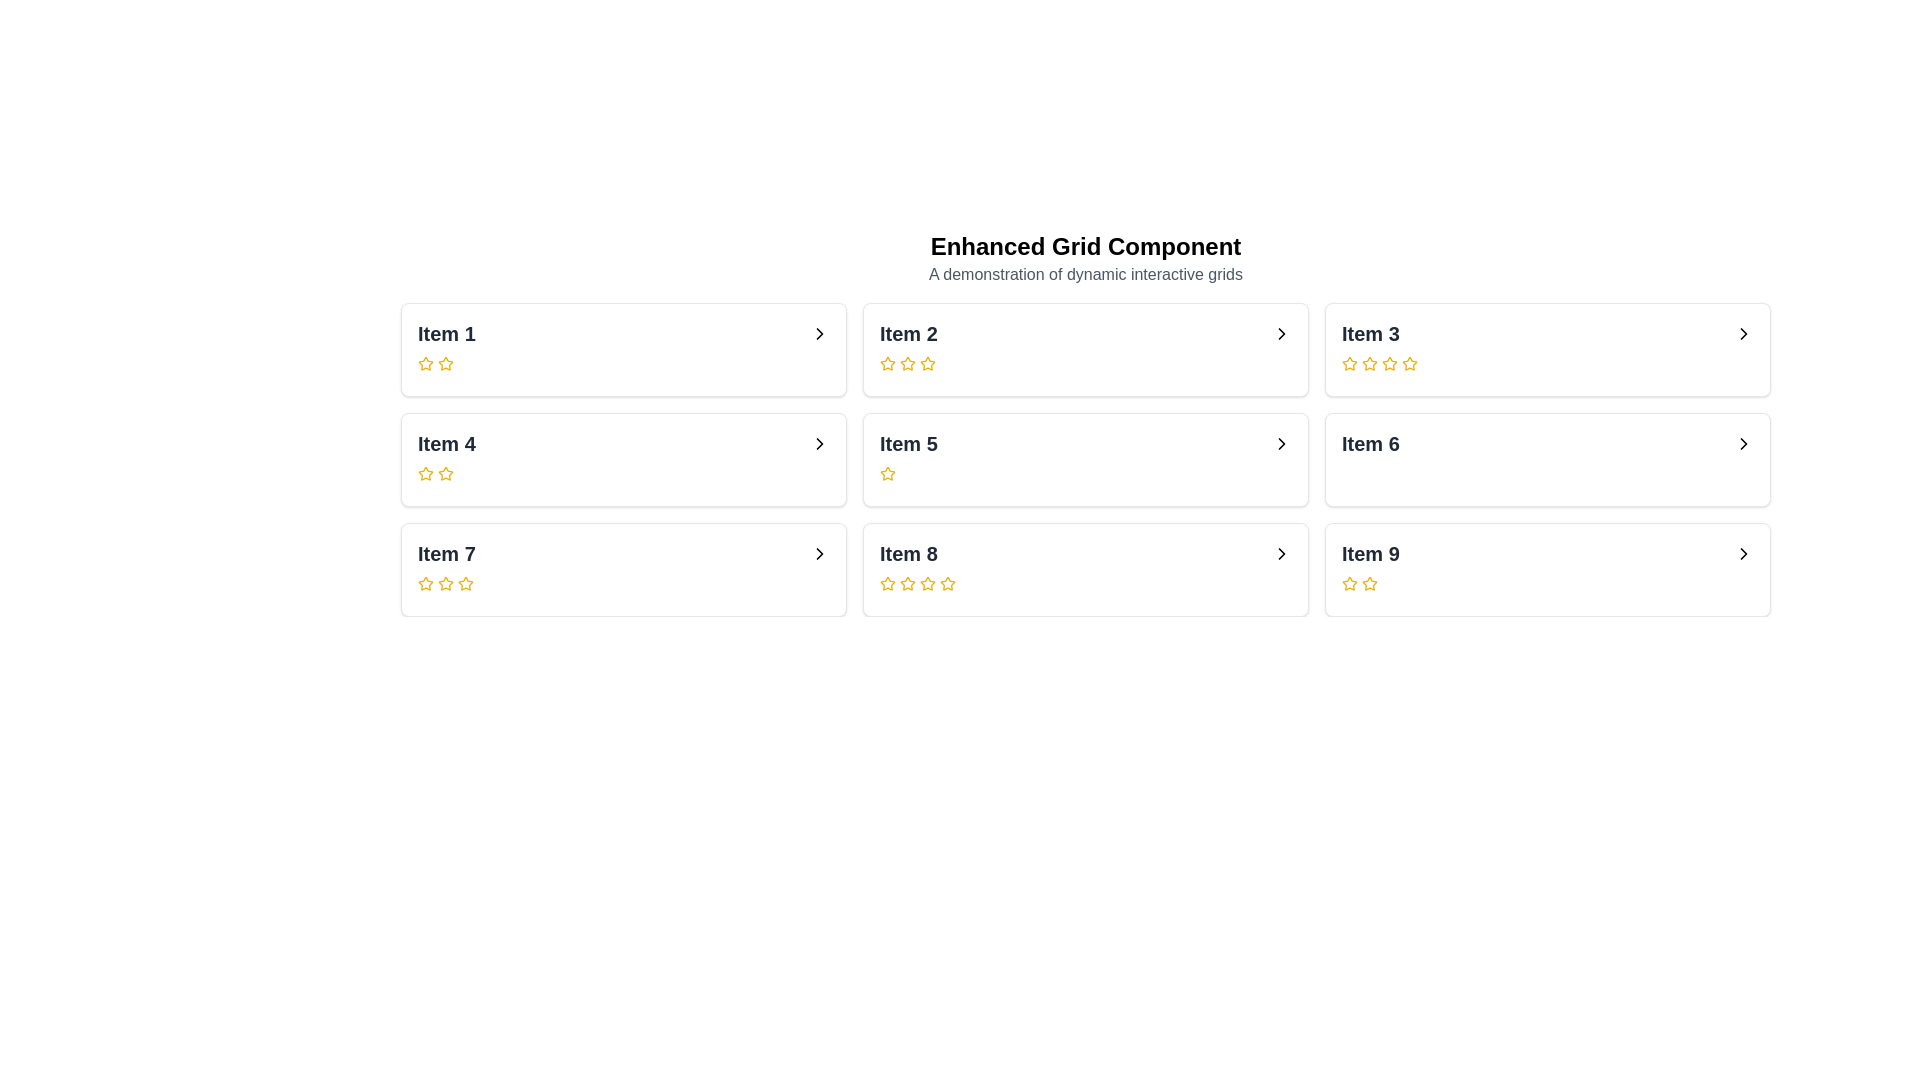 Image resolution: width=1920 pixels, height=1080 pixels. What do you see at coordinates (887, 583) in the screenshot?
I see `the first yellow outlined star in the rating section of 'Item 8' located in the bottom row of the grid layout` at bounding box center [887, 583].